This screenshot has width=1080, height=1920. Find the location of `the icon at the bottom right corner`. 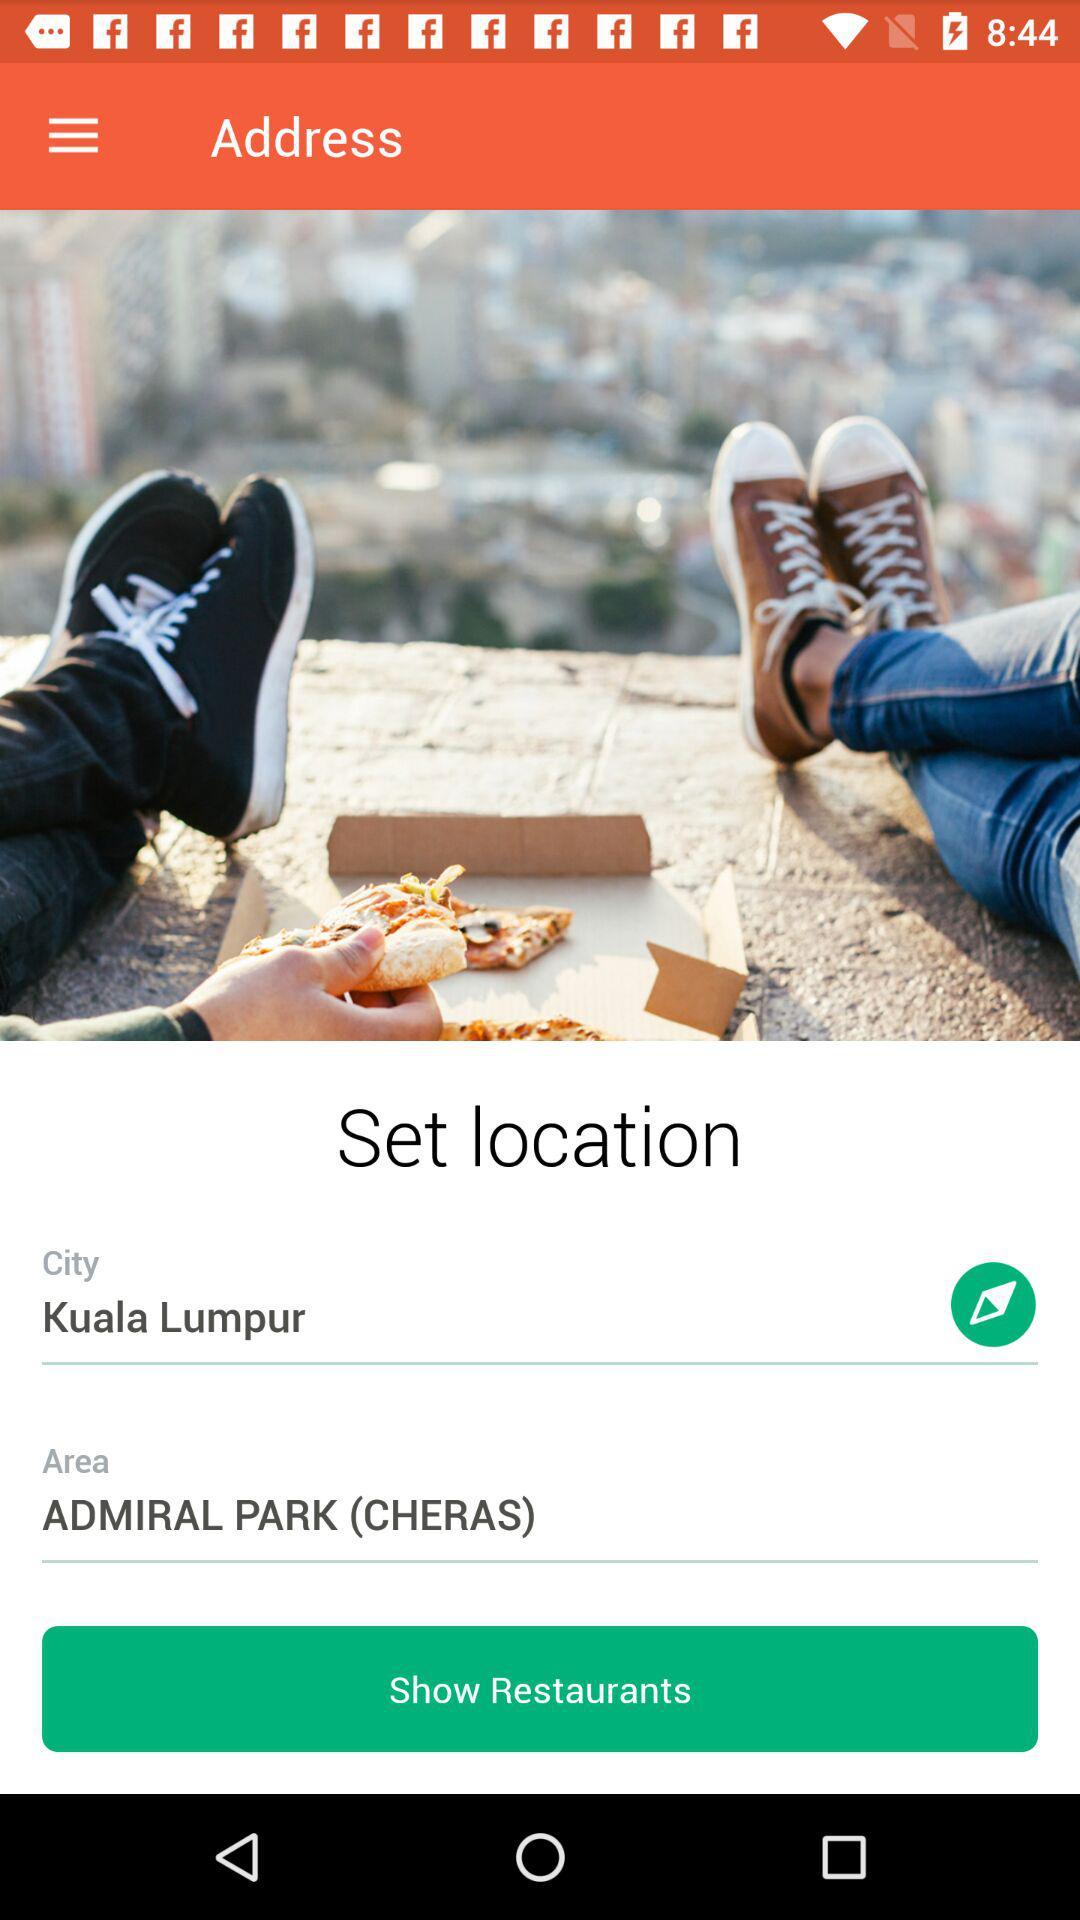

the icon at the bottom right corner is located at coordinates (994, 1324).